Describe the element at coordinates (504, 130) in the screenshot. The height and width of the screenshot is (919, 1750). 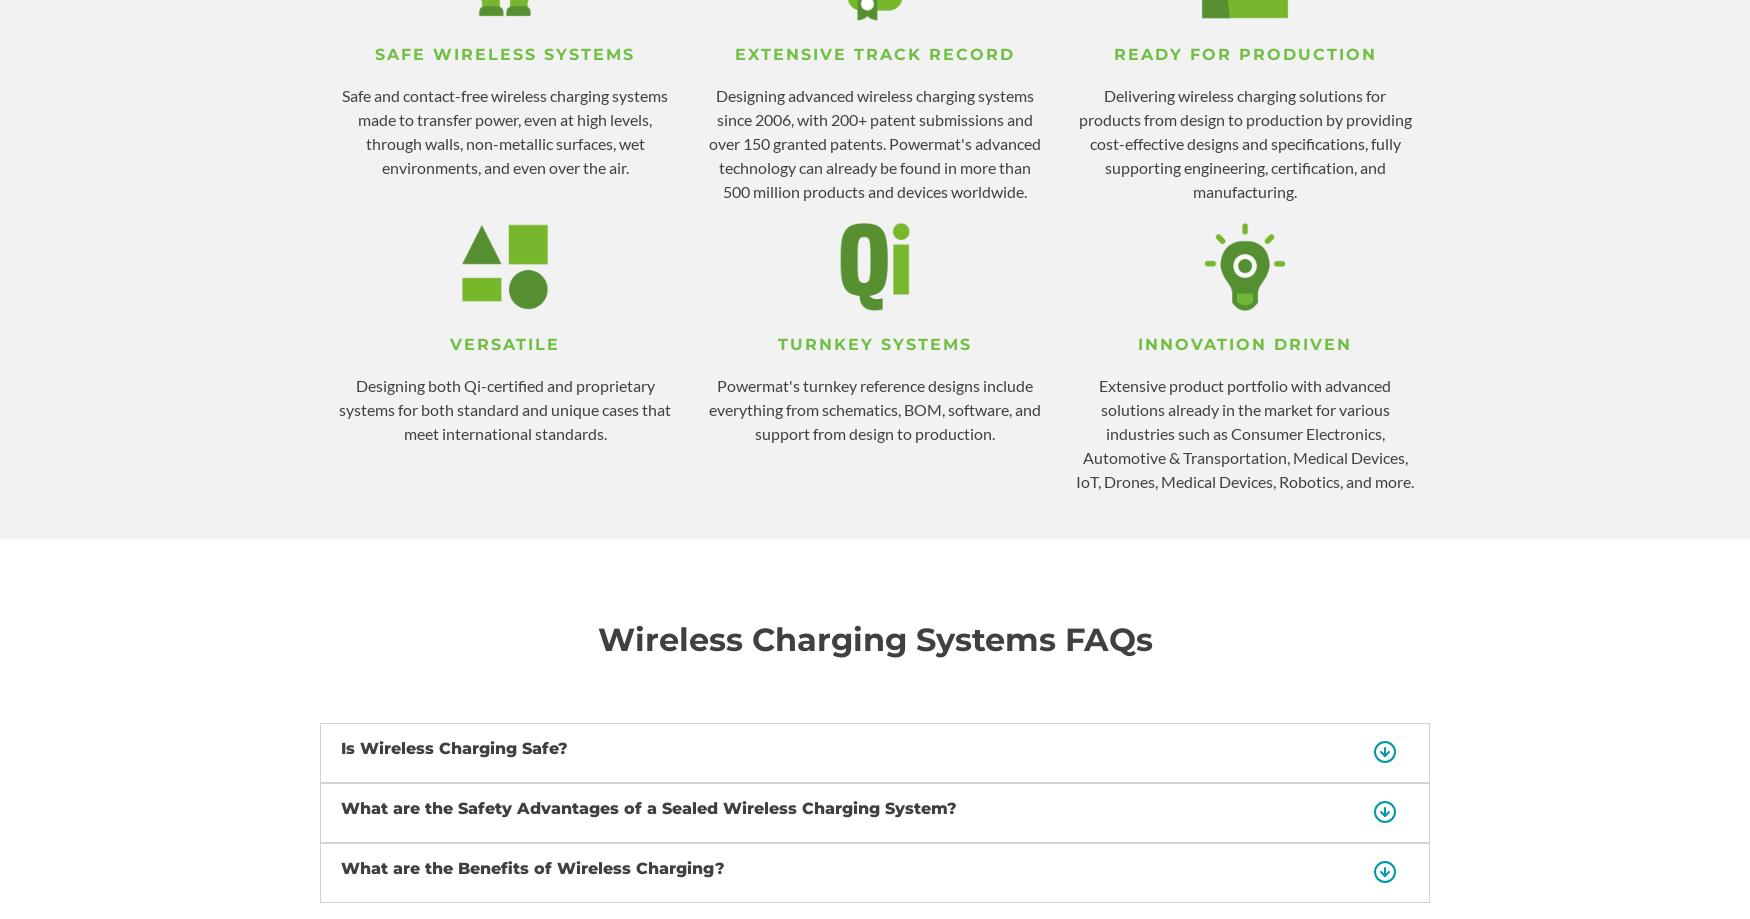
I see `'Safe and contact-free wireless charging systems made to transfer power, even at high levels, through walls,  non-metallic surfaces, wet environments, and even over the air.'` at that location.